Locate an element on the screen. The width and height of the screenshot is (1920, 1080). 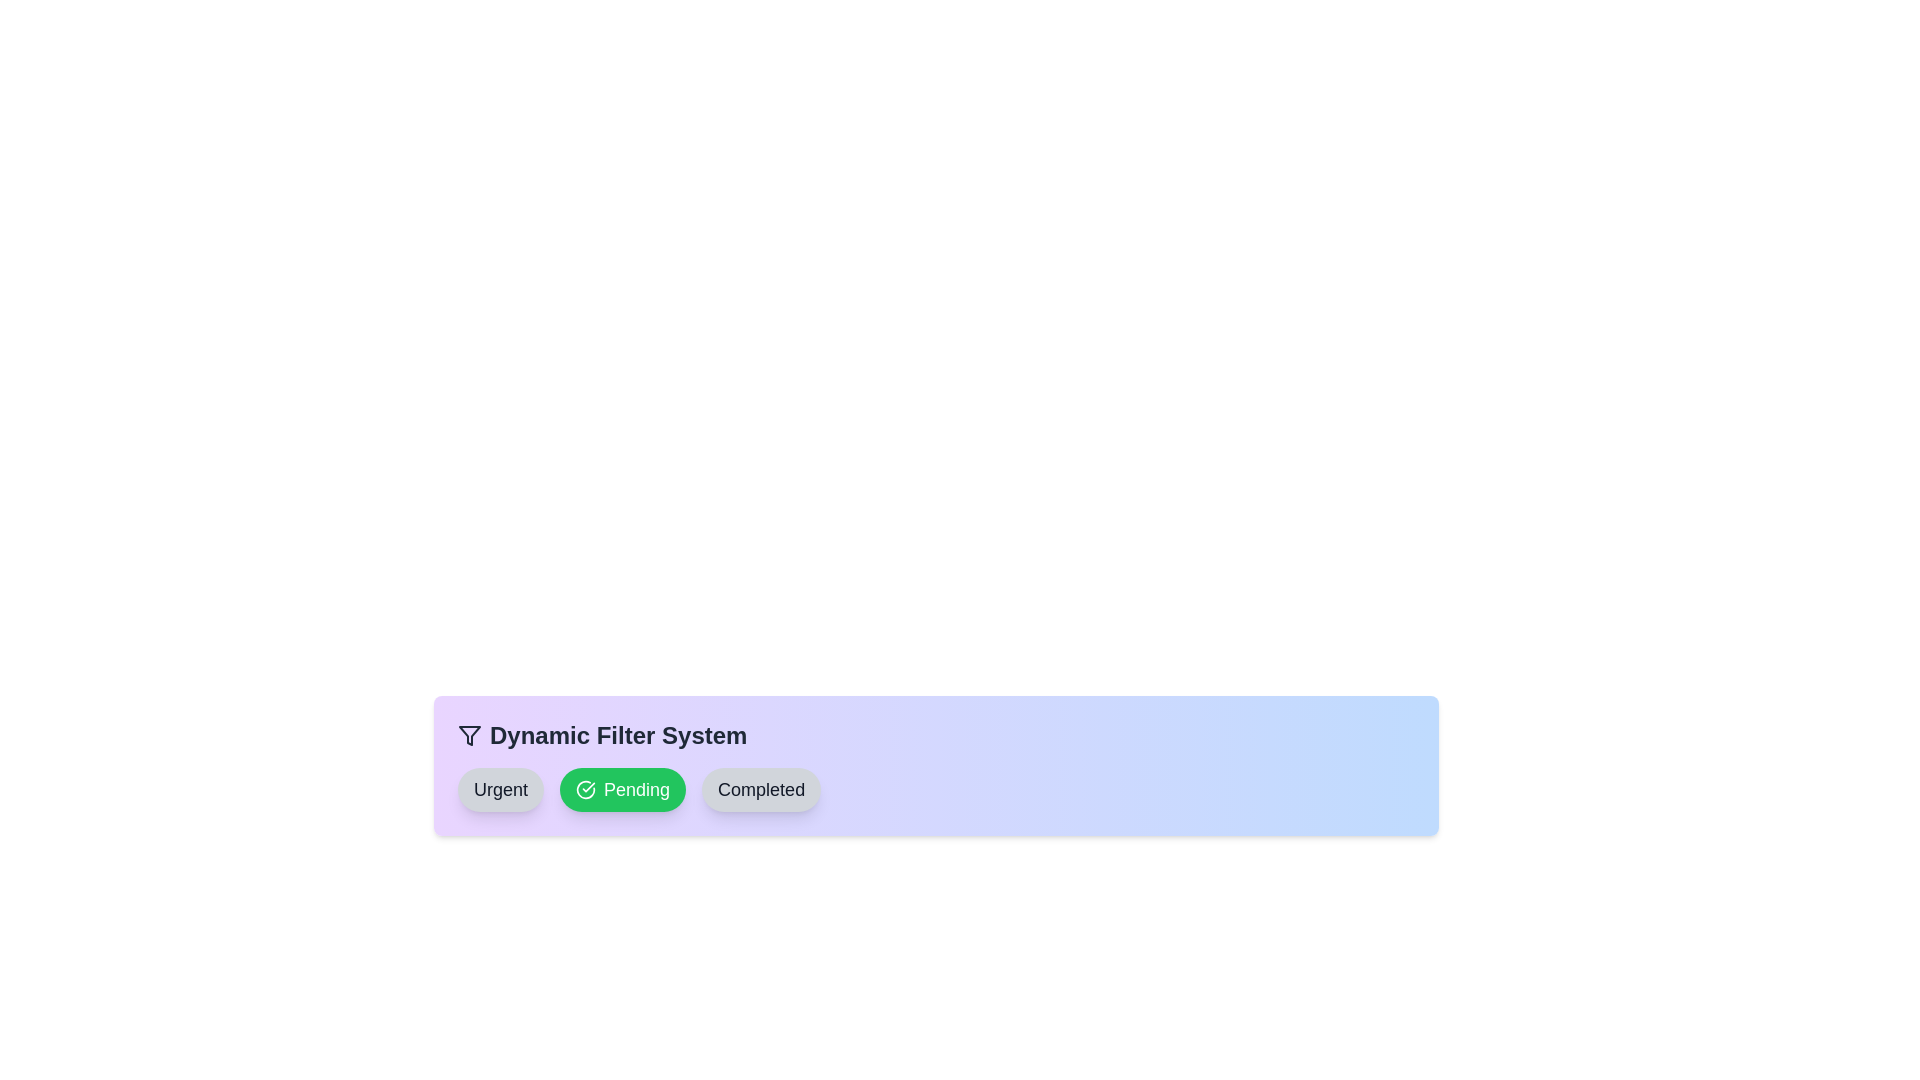
the 'Pending' filter chip to toggle its state is located at coordinates (622, 789).